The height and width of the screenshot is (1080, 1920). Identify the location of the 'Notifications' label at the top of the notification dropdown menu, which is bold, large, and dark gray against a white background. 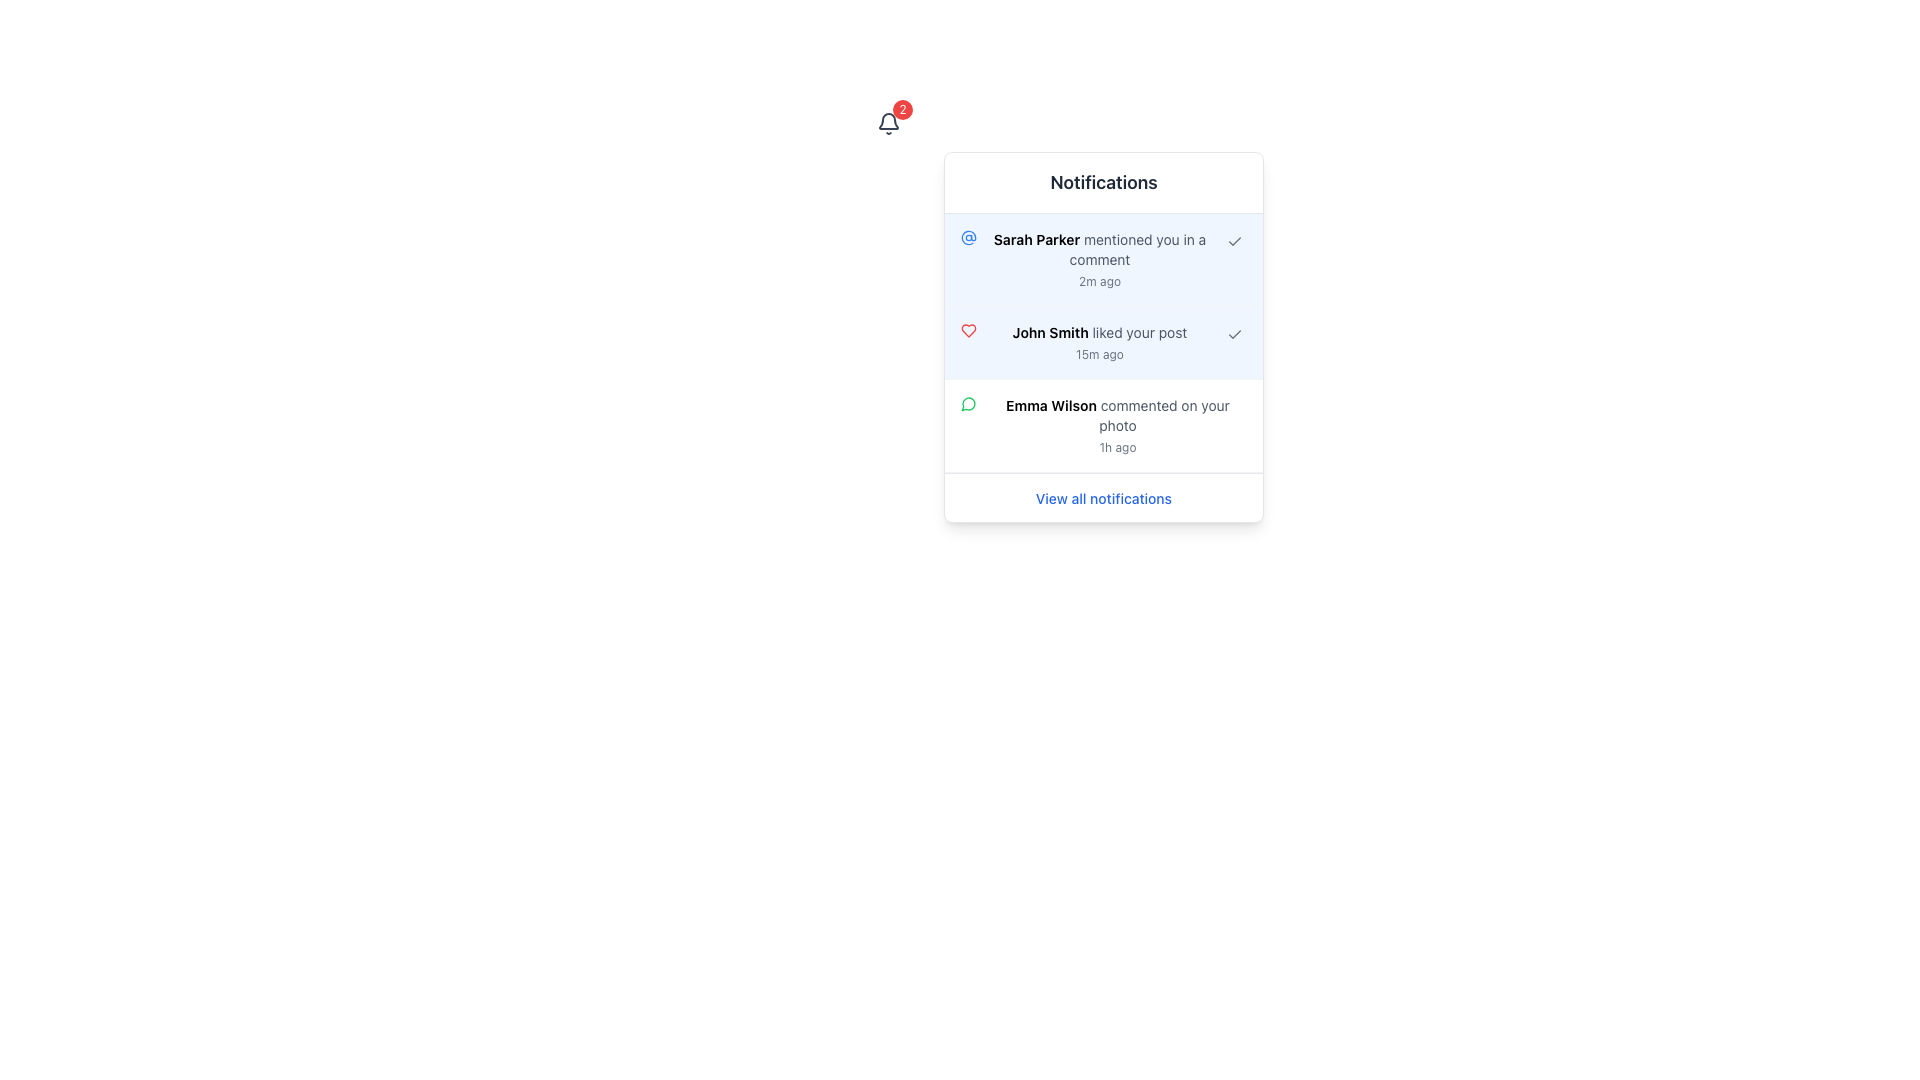
(1103, 182).